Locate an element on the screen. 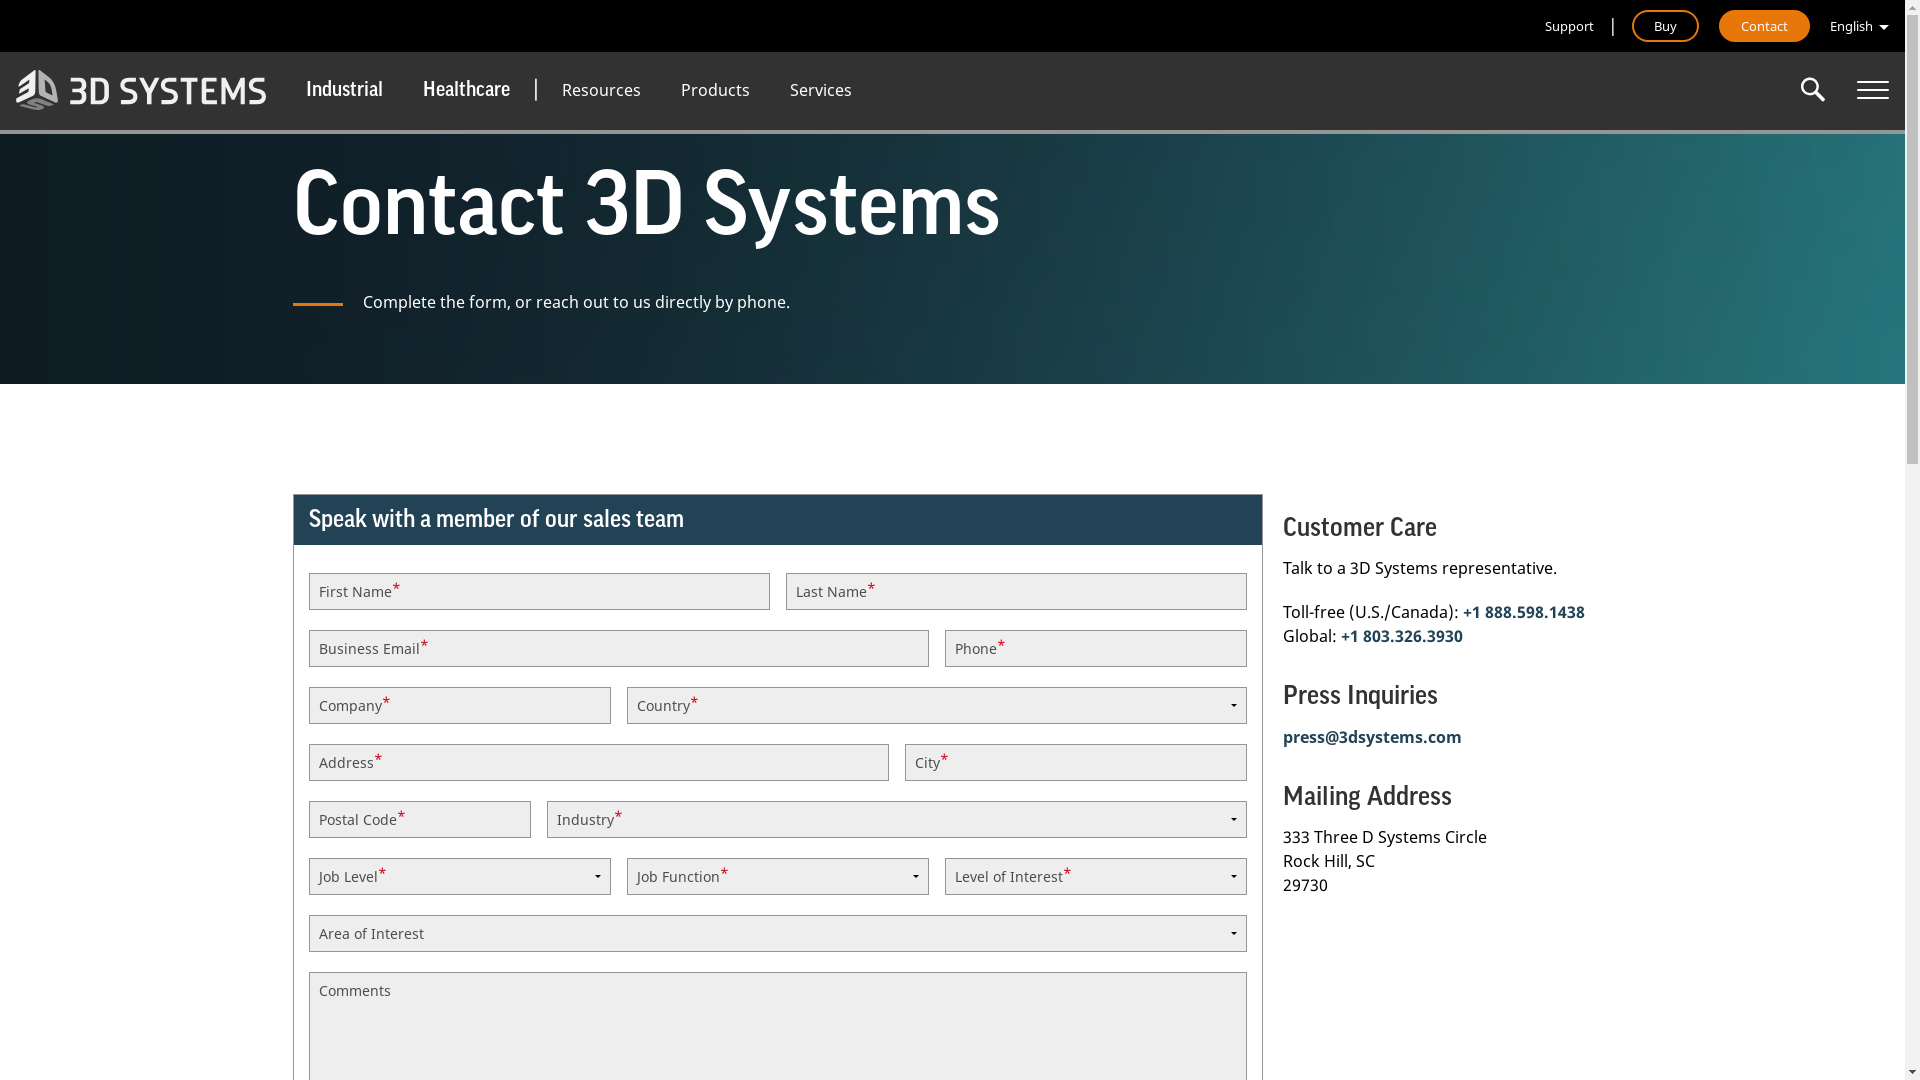  'Services' is located at coordinates (820, 88).